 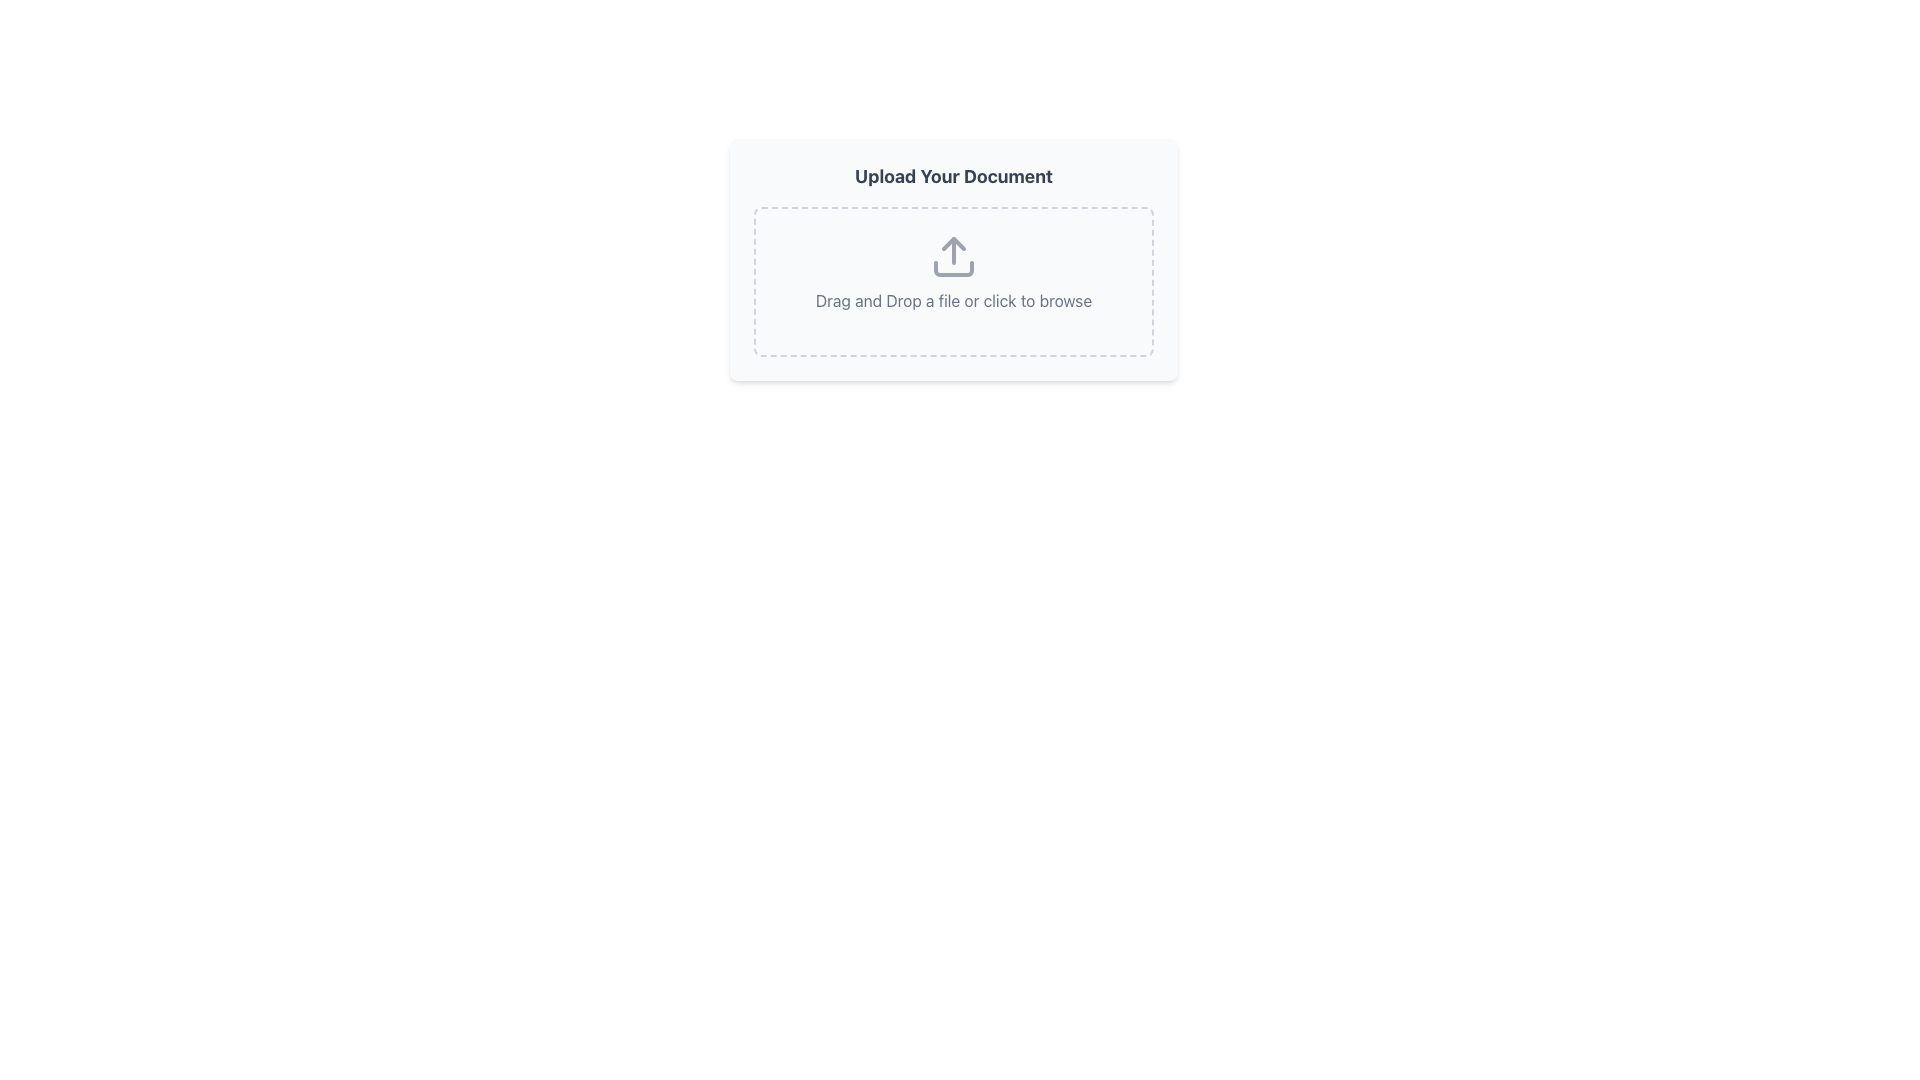 I want to click on and drop a file onto the clickable transparent layer that prompts 'Drag and Drop a file or click, so click(x=953, y=281).